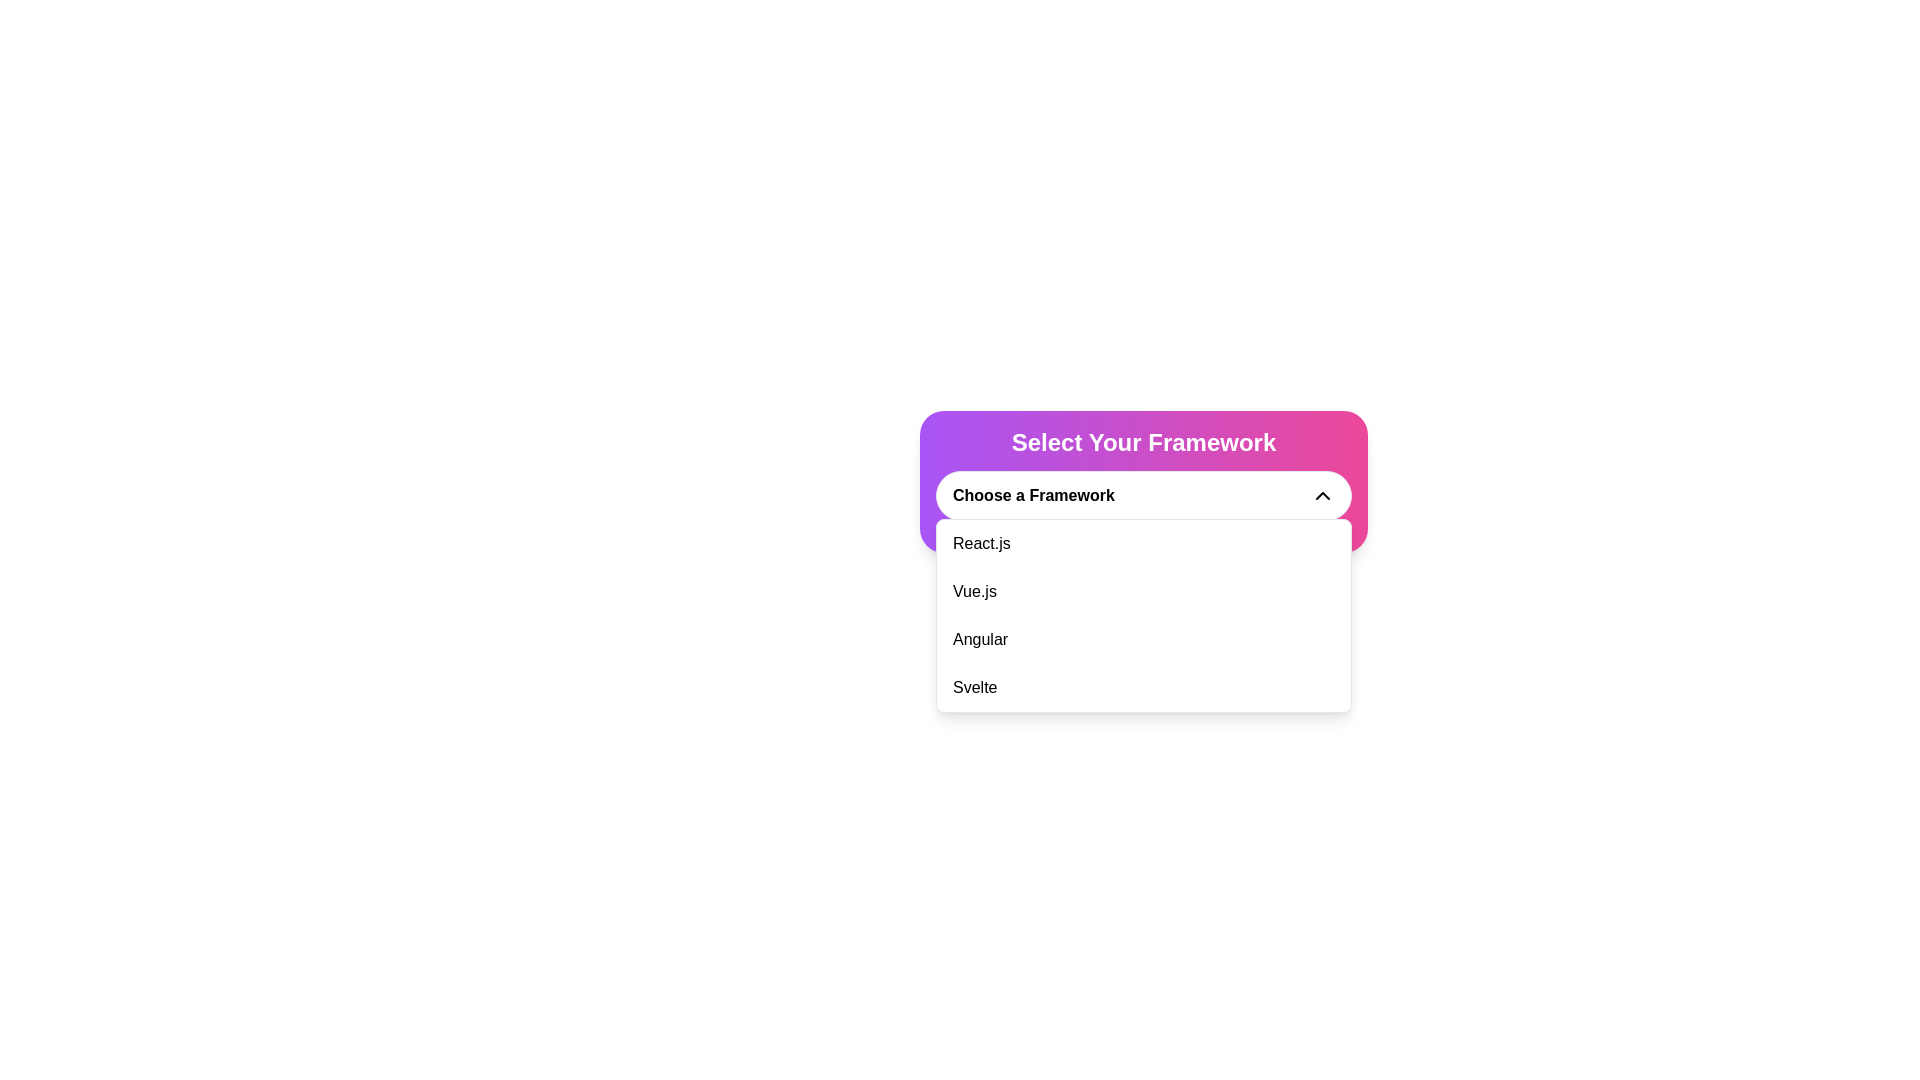  I want to click on the fourth item in the dropdown menu labeled 'Svelte', so click(1143, 686).